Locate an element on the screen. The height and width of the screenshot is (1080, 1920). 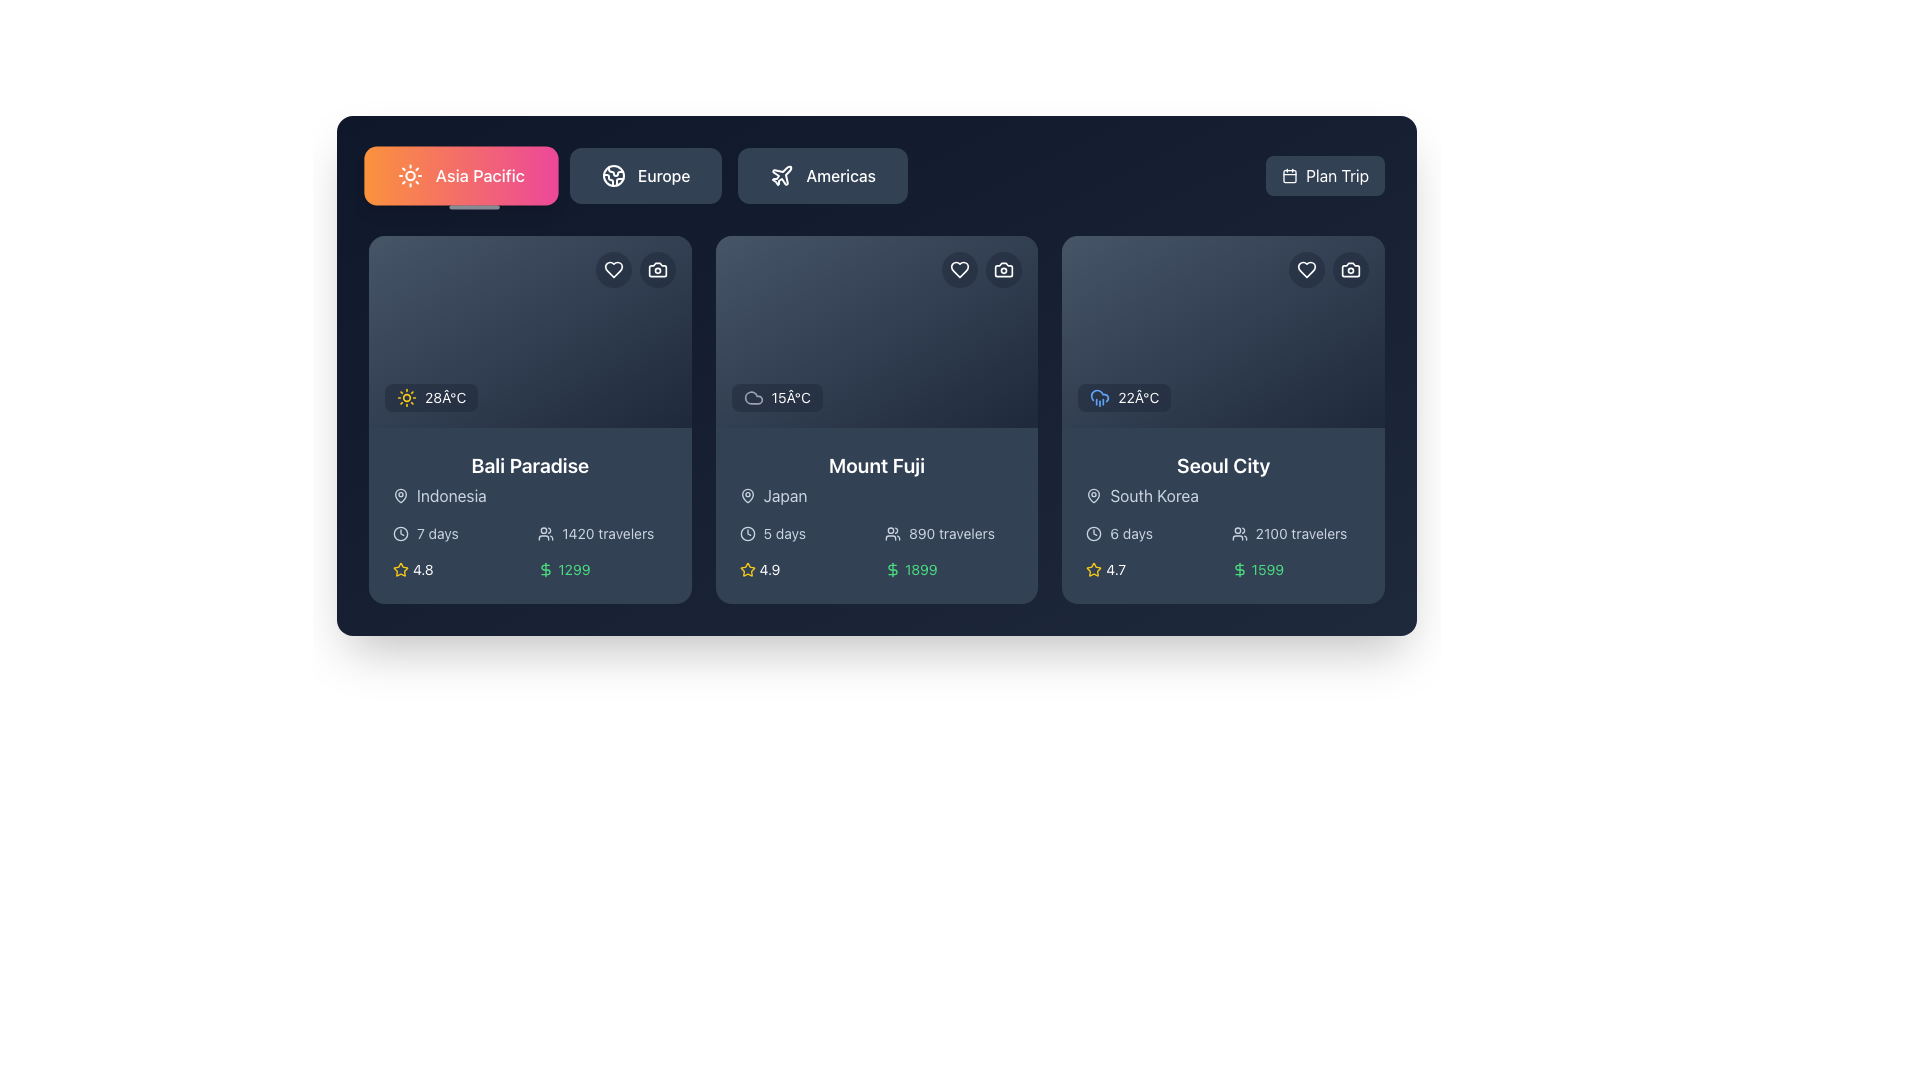
the circular sun icon located at the left end of the 'Asia Pacific' button is located at coordinates (409, 175).